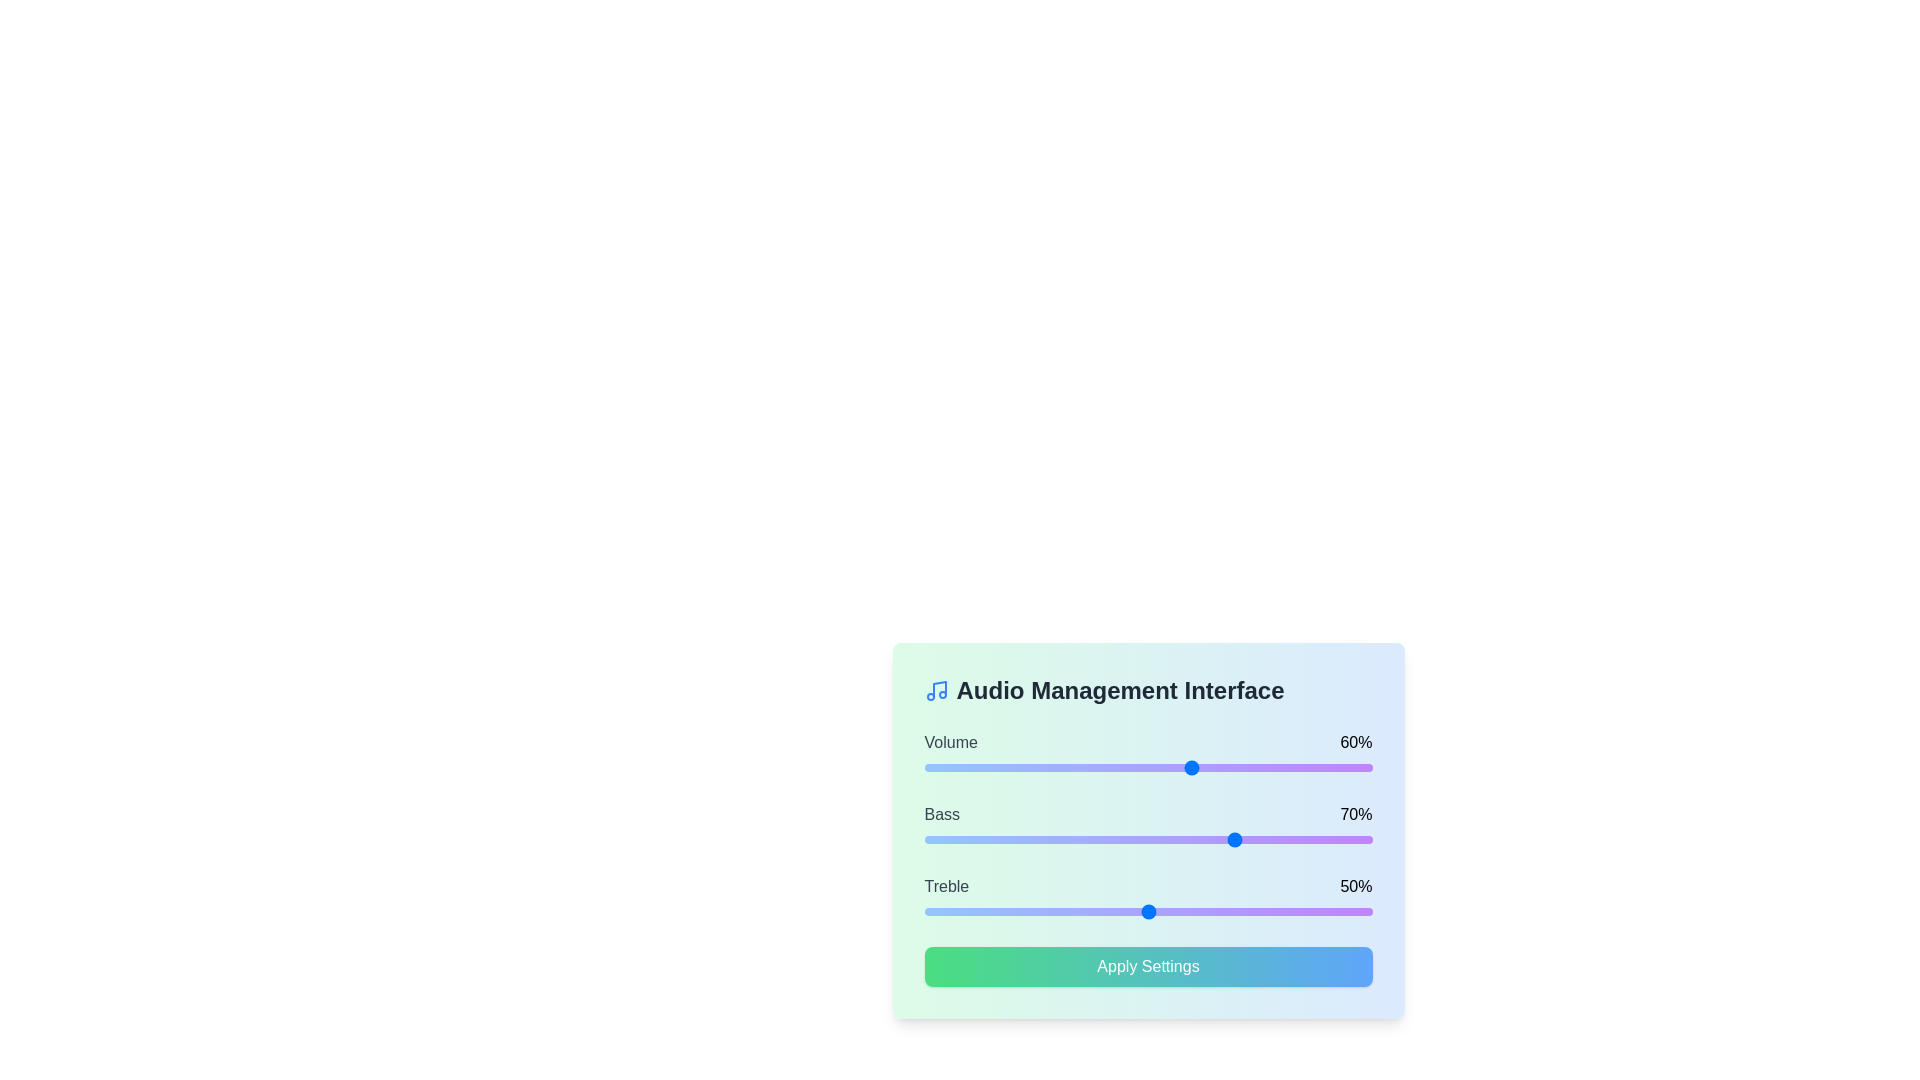  What do you see at coordinates (1148, 826) in the screenshot?
I see `the percentage values` at bounding box center [1148, 826].